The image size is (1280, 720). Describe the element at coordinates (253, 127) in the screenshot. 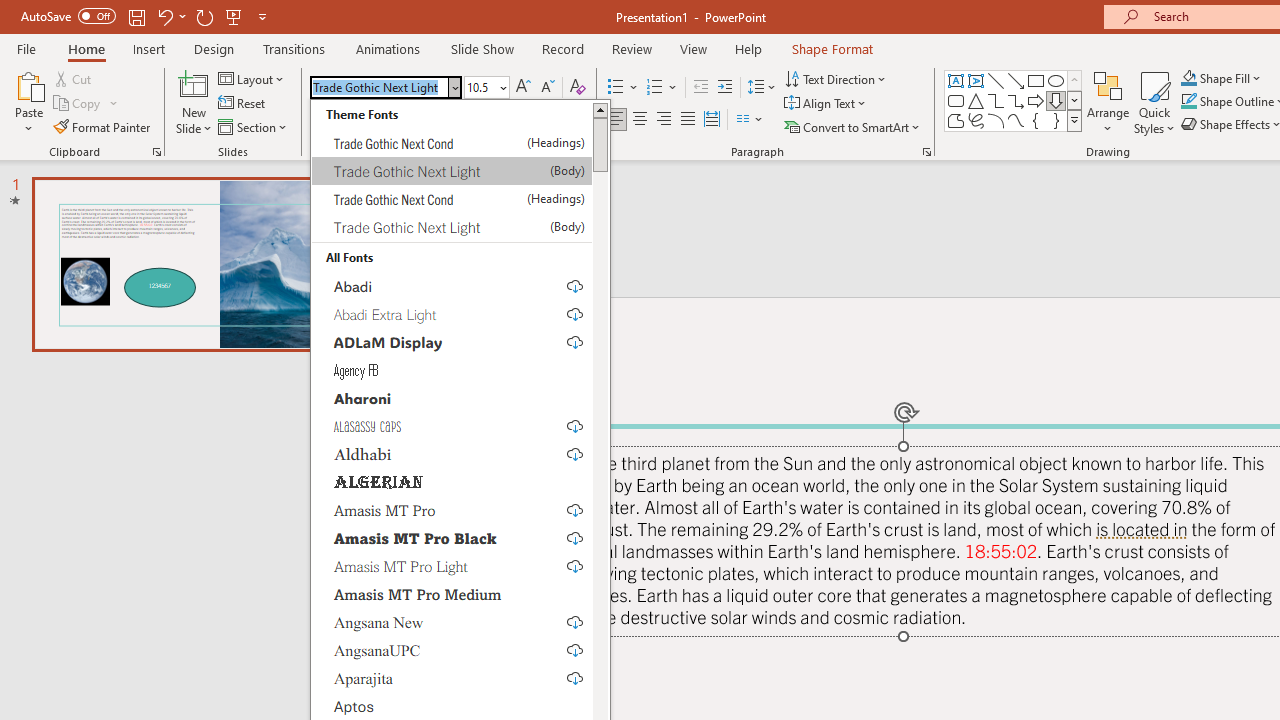

I see `'Section'` at that location.